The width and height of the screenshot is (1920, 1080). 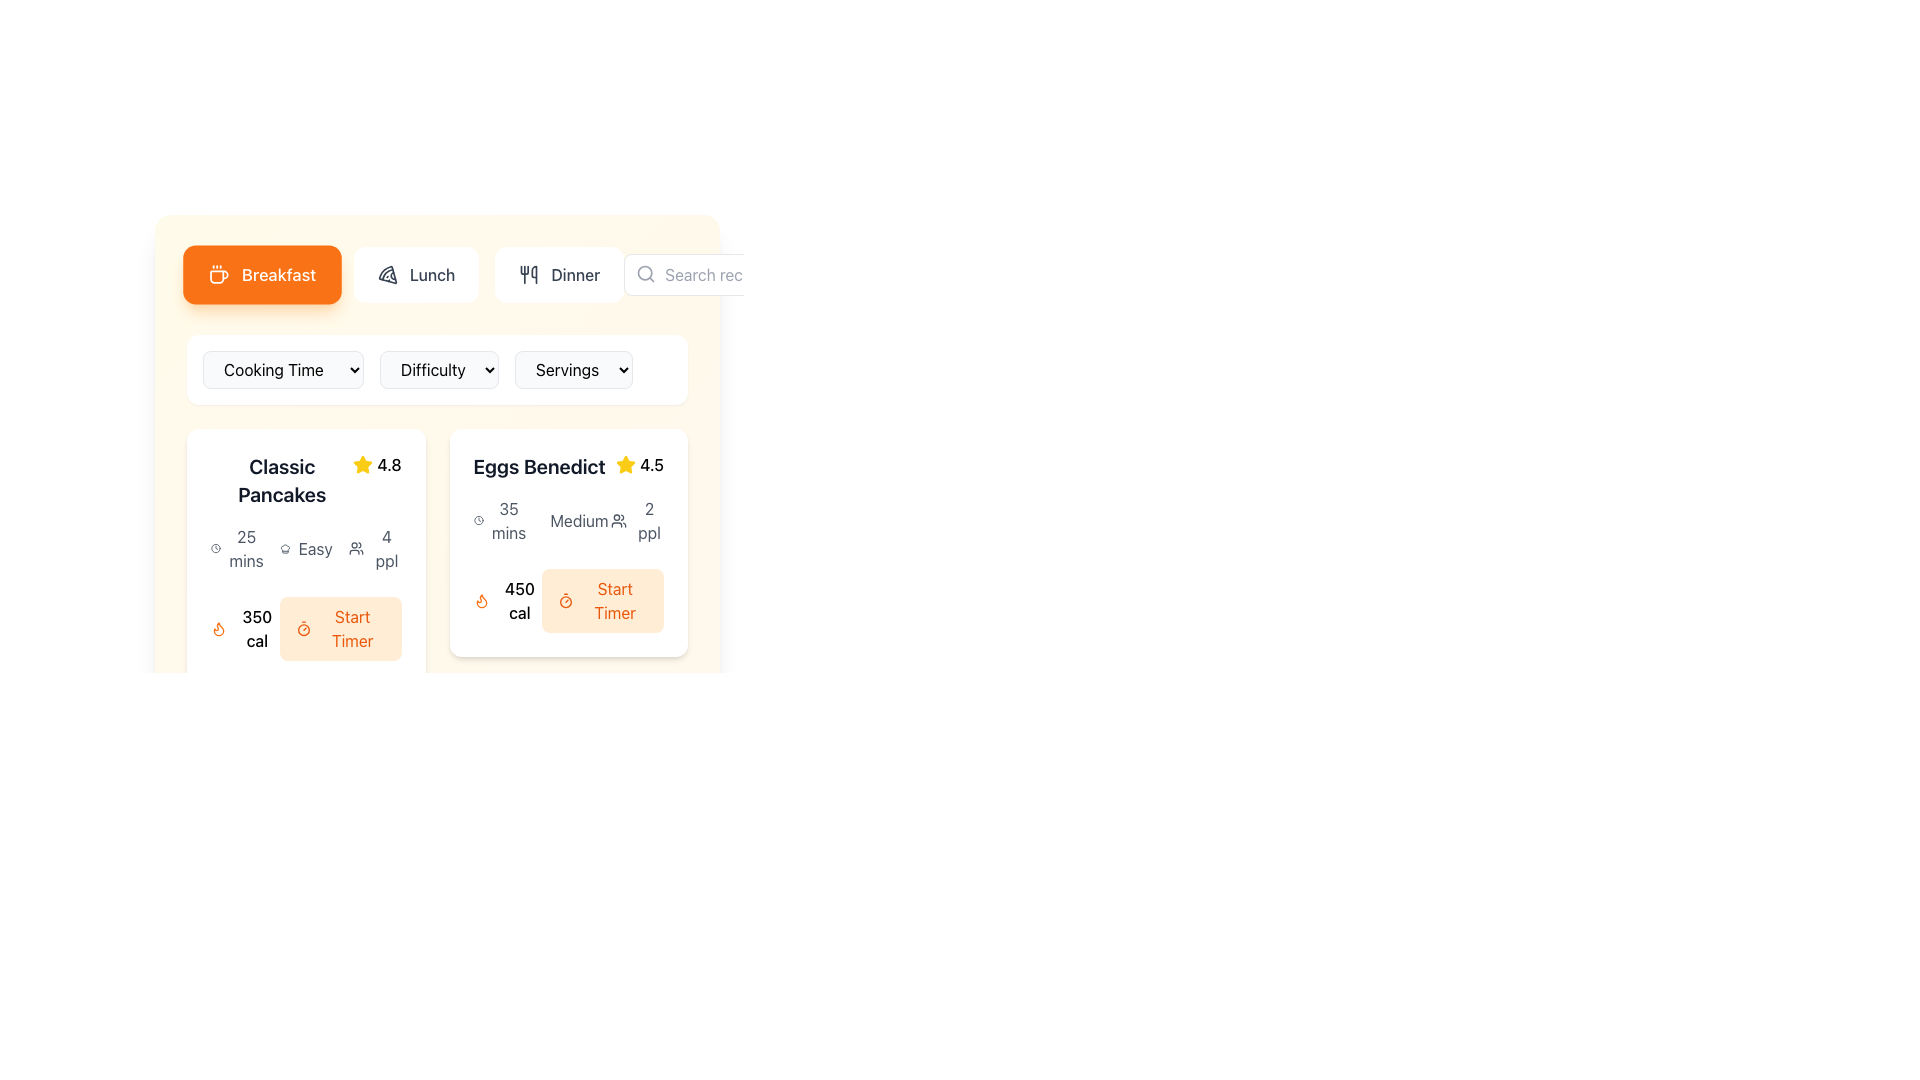 What do you see at coordinates (567, 519) in the screenshot?
I see `the Information display group that shows '35 mins', 'Medium', and '2 ppl', located below the header 'Eggs Benedict'` at bounding box center [567, 519].